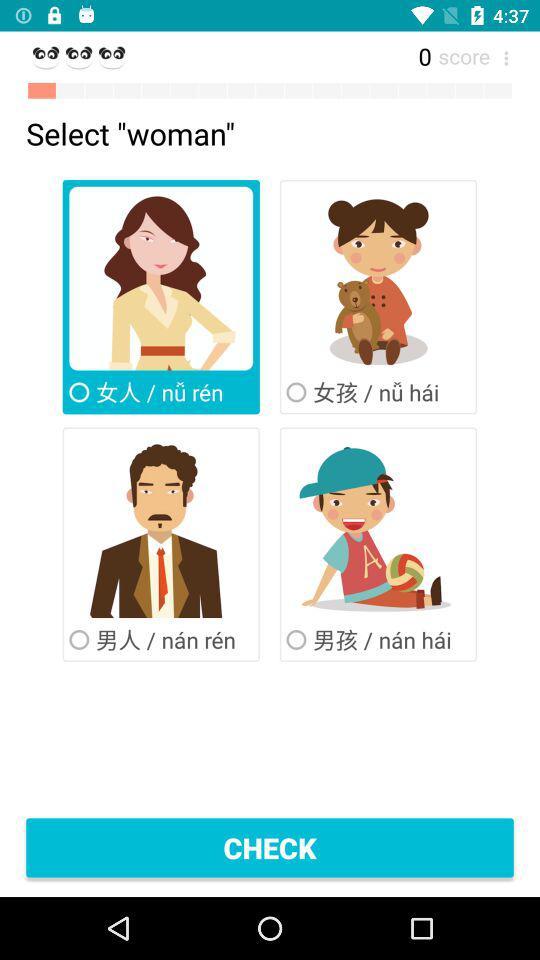  I want to click on the check icon, so click(270, 846).